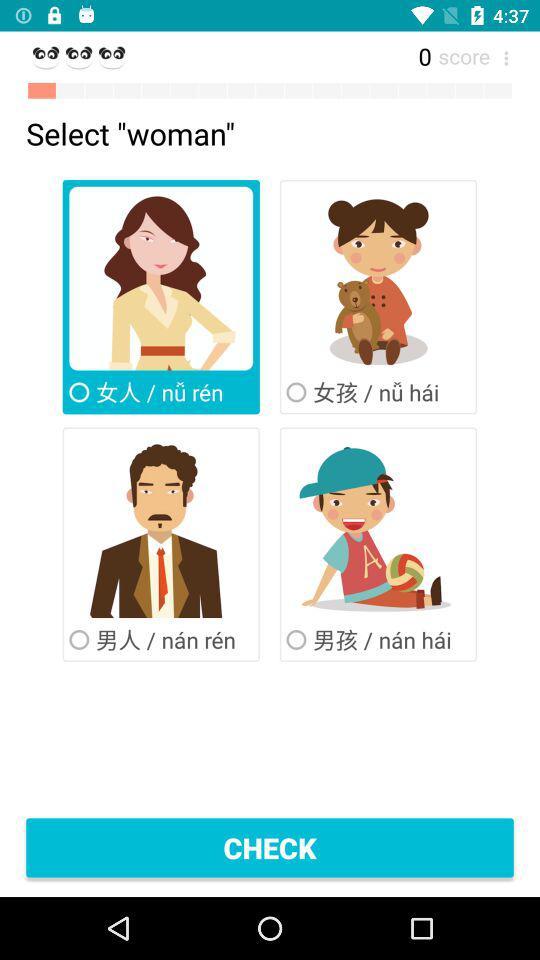  I want to click on the check icon, so click(270, 846).